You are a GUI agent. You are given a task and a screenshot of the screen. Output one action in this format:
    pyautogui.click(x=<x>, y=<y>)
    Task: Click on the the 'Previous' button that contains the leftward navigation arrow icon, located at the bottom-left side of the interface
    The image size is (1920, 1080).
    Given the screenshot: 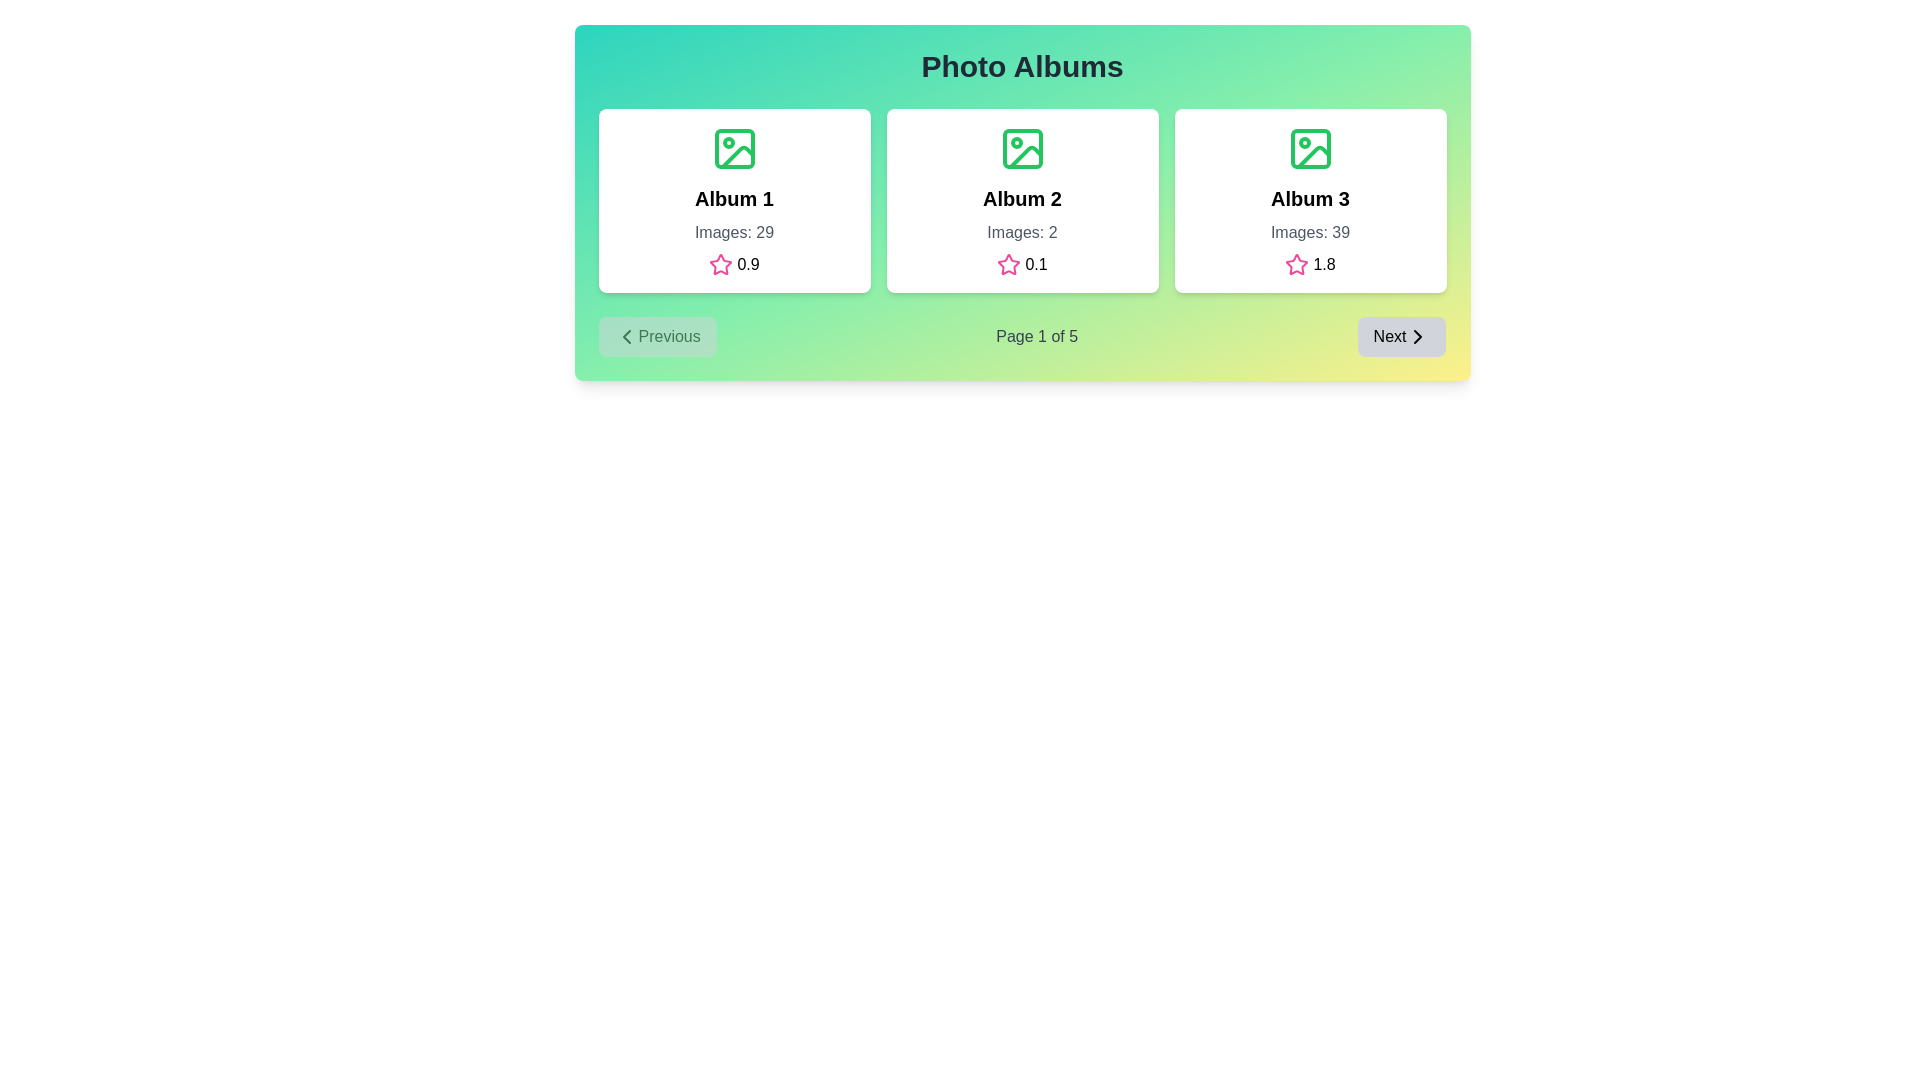 What is the action you would take?
    pyautogui.click(x=625, y=335)
    